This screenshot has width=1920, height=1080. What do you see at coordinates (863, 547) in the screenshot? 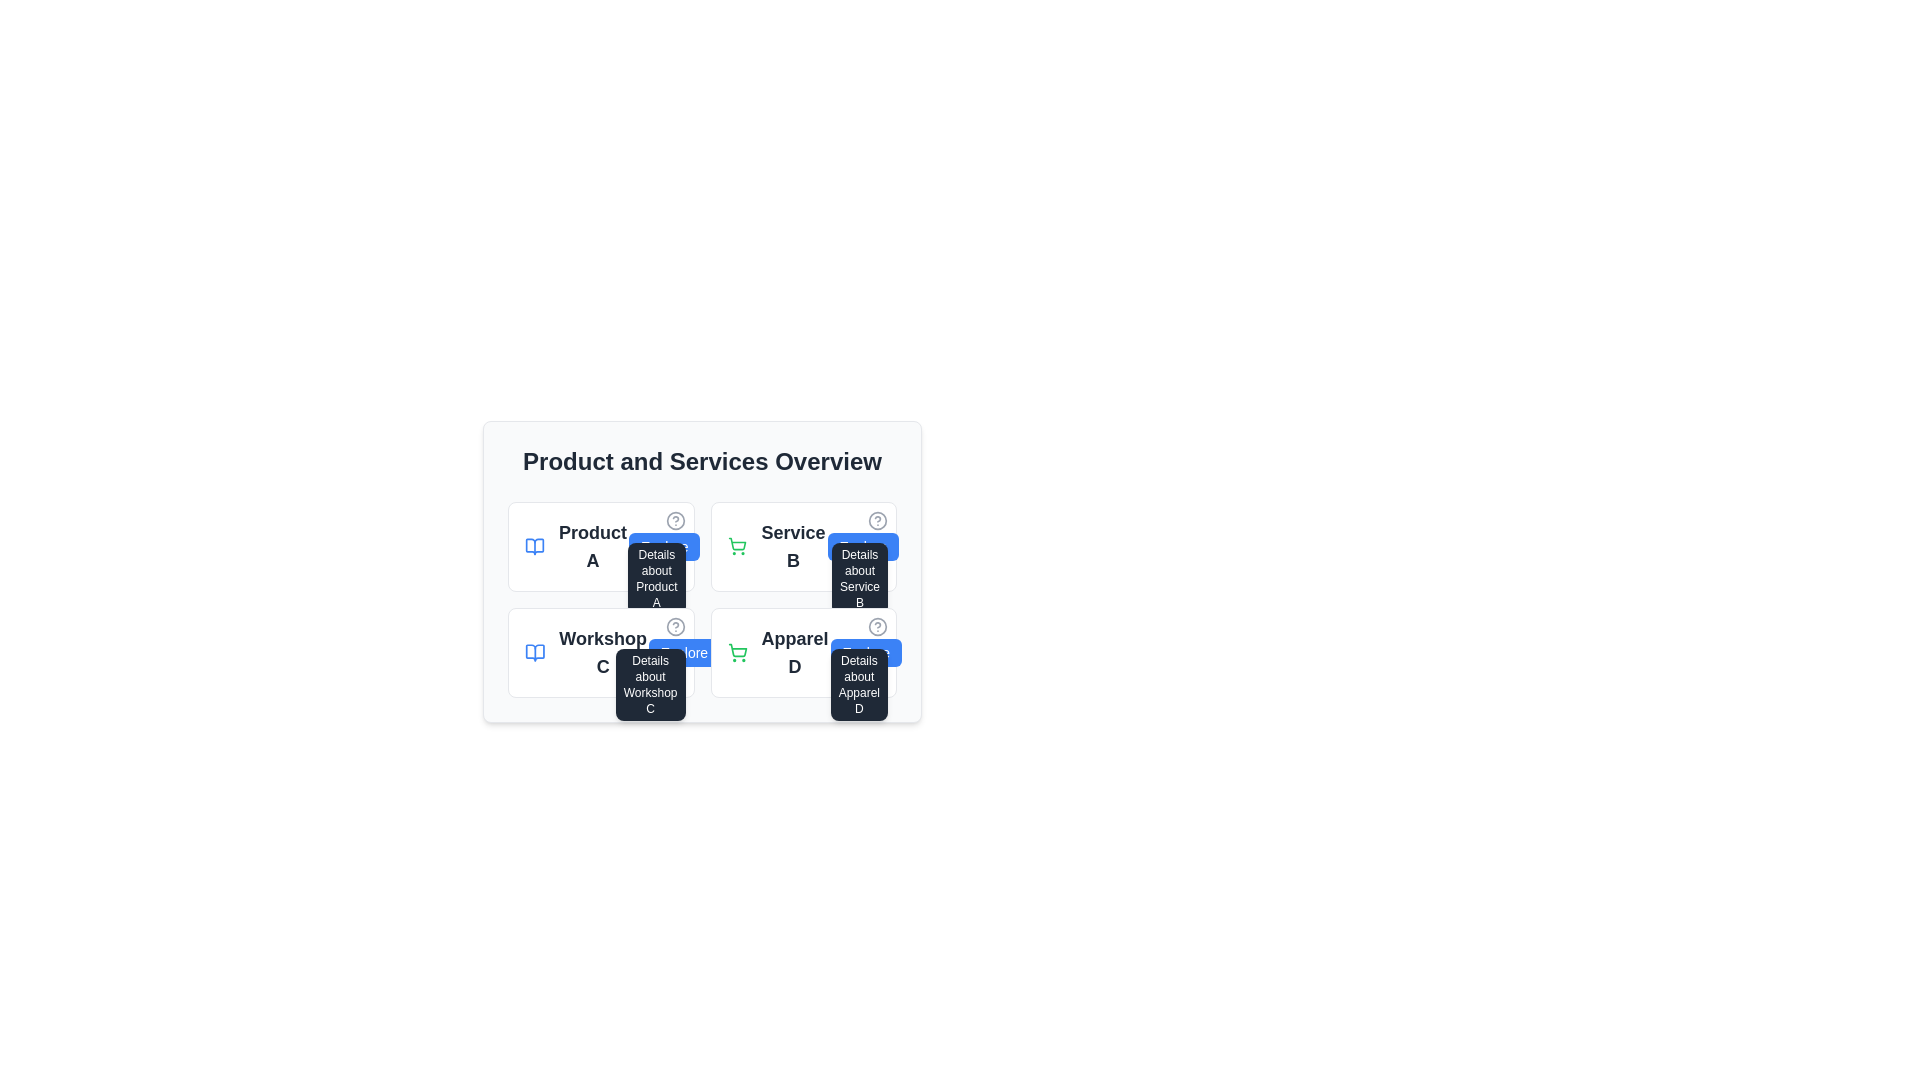
I see `the button located in the right section of the card labeled 'Service B' within the 'Product and Services Overview' grid` at bounding box center [863, 547].